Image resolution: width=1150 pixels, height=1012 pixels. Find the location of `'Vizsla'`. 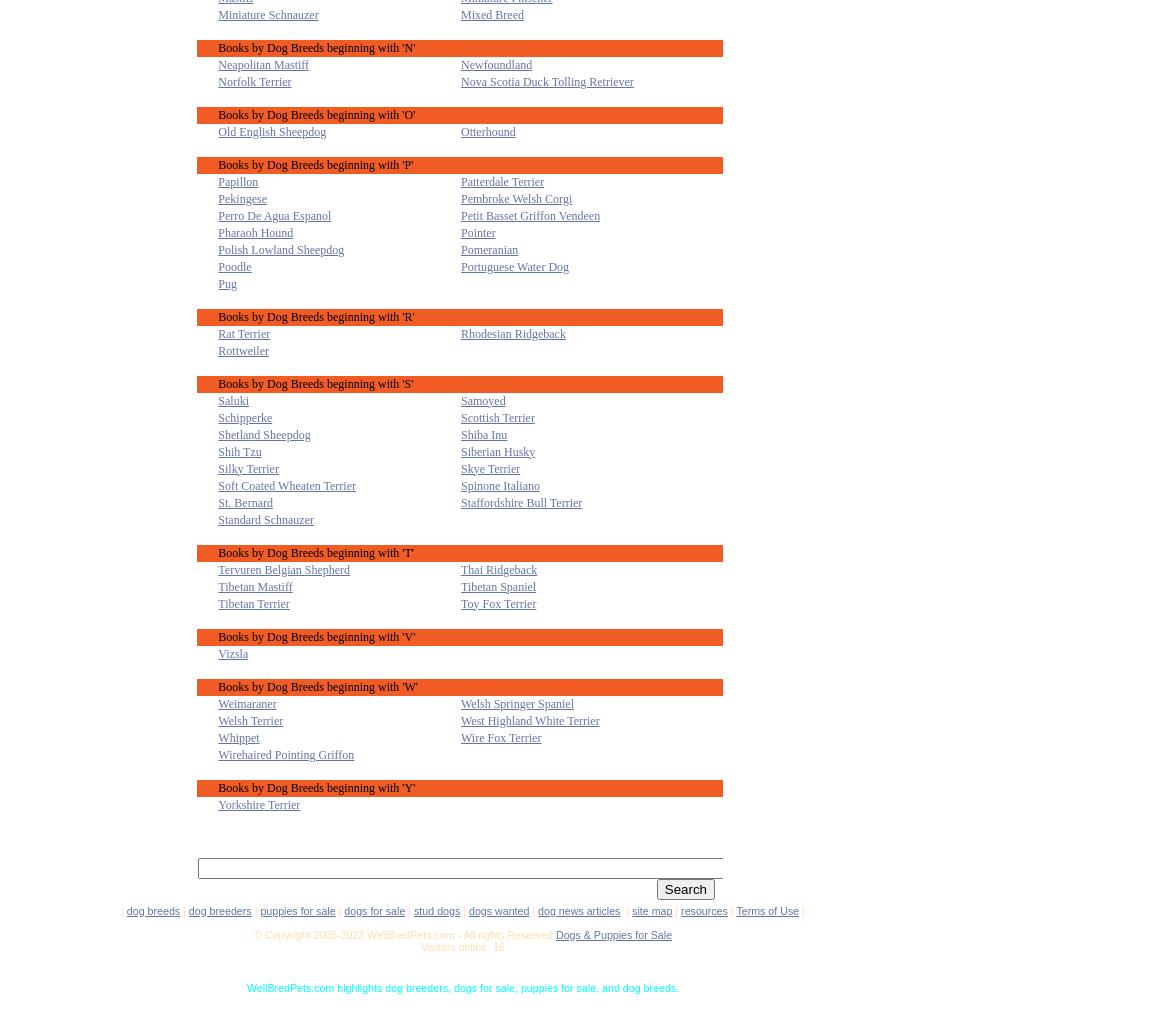

'Vizsla' is located at coordinates (231, 653).